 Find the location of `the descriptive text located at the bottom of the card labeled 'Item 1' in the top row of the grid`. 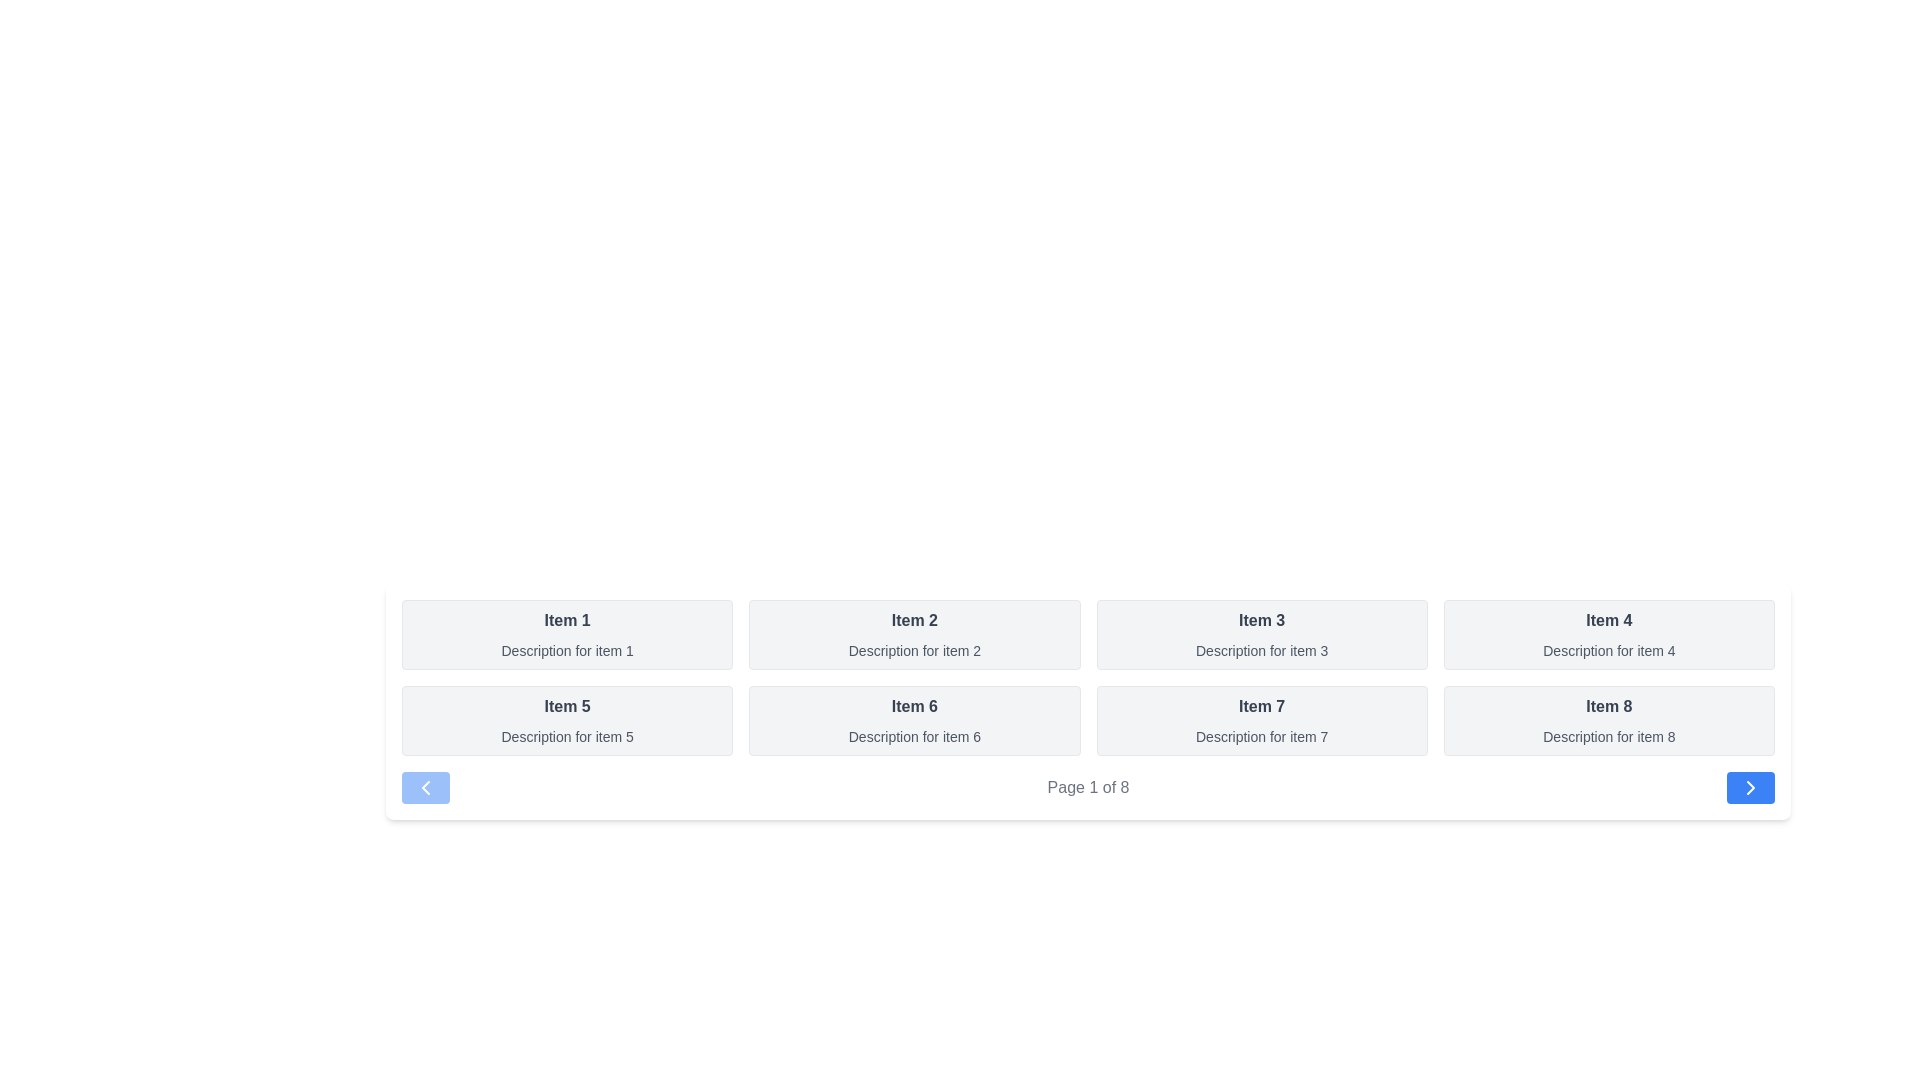

the descriptive text located at the bottom of the card labeled 'Item 1' in the top row of the grid is located at coordinates (566, 651).